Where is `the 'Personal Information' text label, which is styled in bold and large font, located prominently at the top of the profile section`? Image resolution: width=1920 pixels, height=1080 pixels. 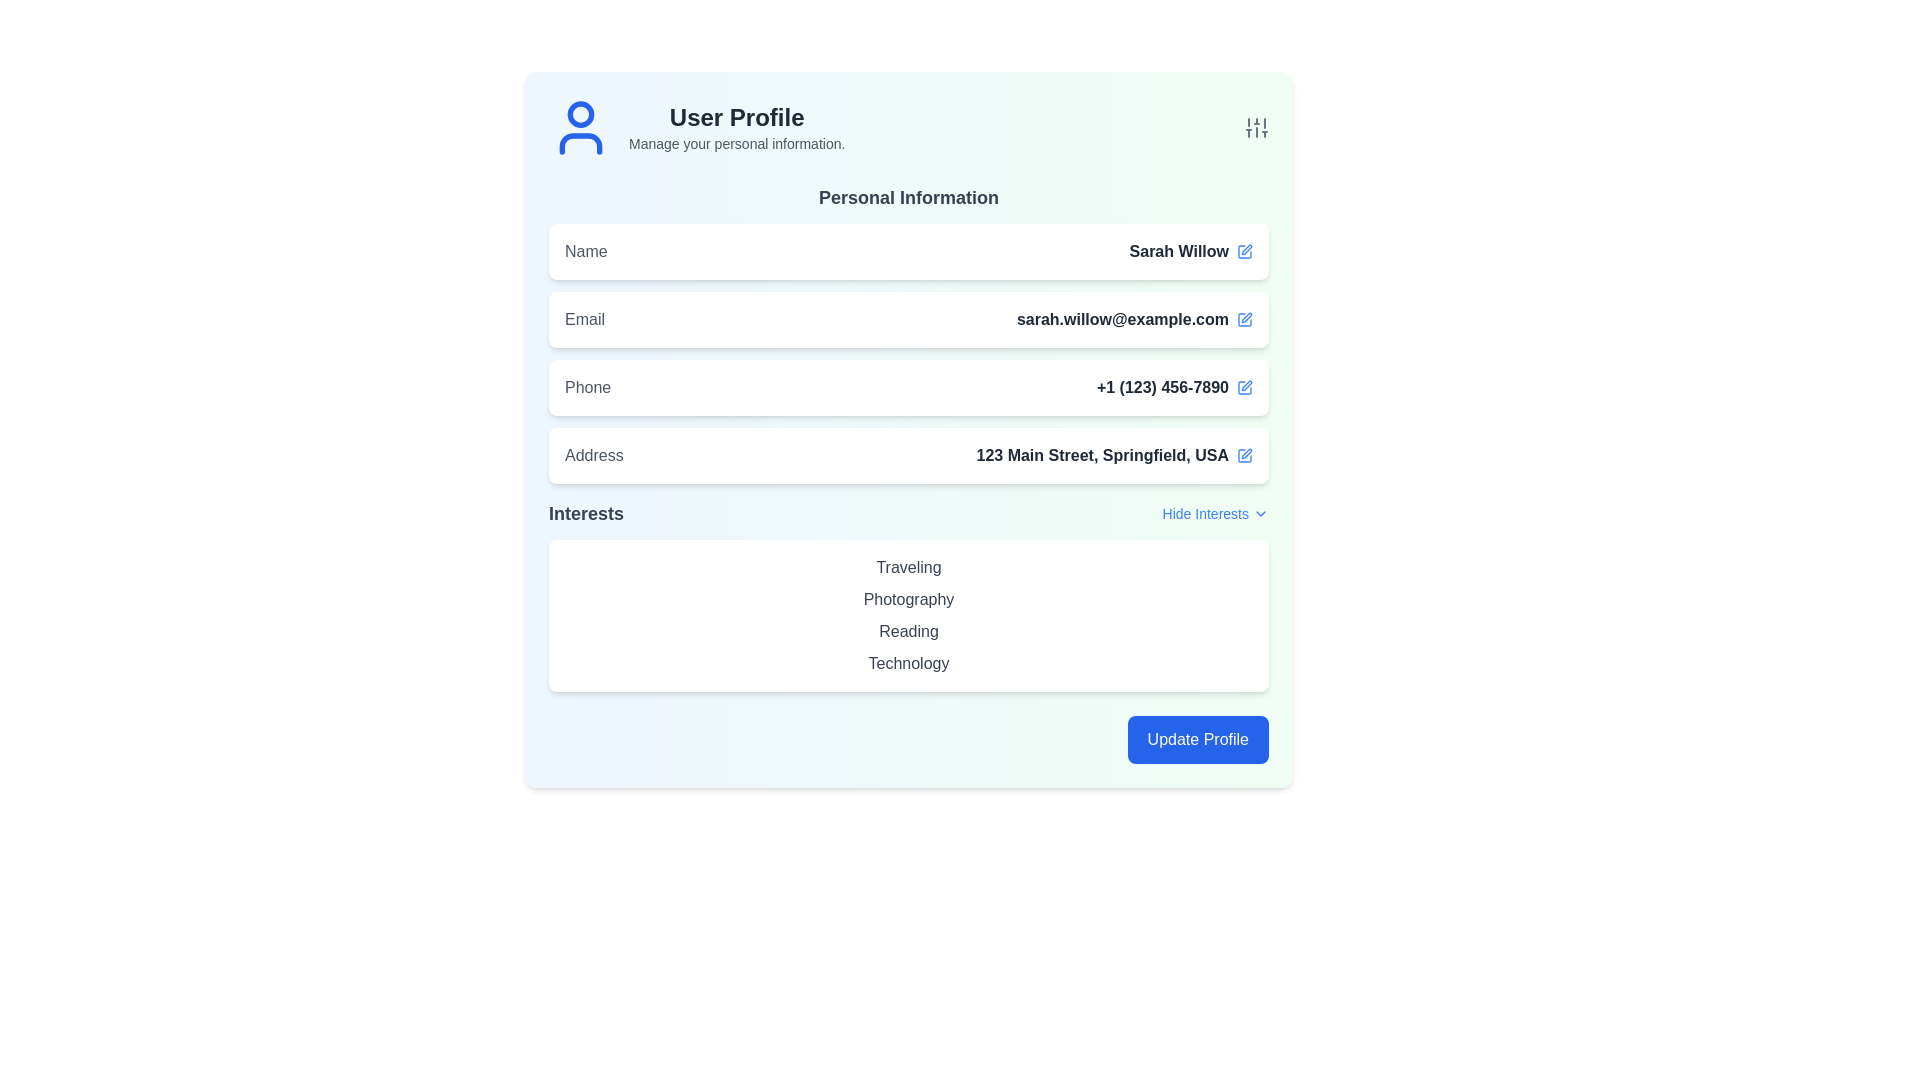 the 'Personal Information' text label, which is styled in bold and large font, located prominently at the top of the profile section is located at coordinates (907, 197).